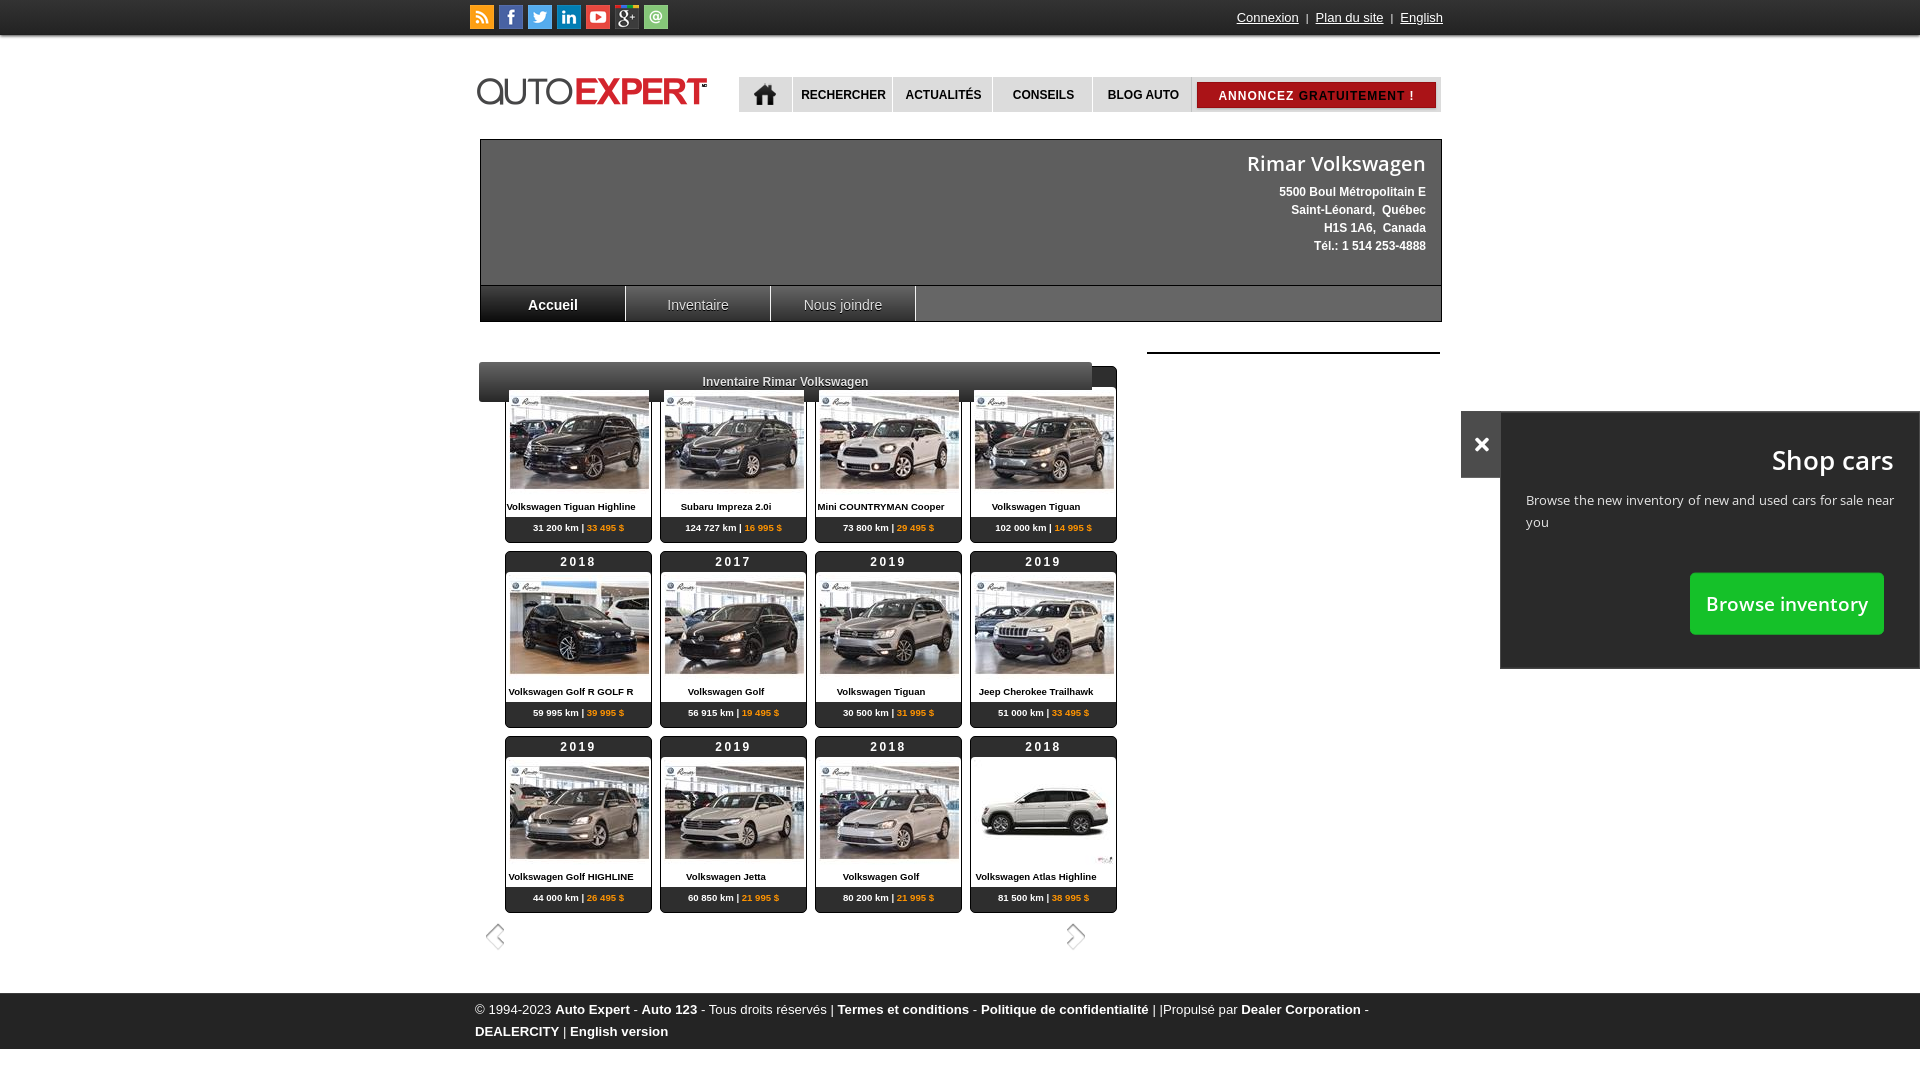  What do you see at coordinates (1420, 17) in the screenshot?
I see `'English'` at bounding box center [1420, 17].